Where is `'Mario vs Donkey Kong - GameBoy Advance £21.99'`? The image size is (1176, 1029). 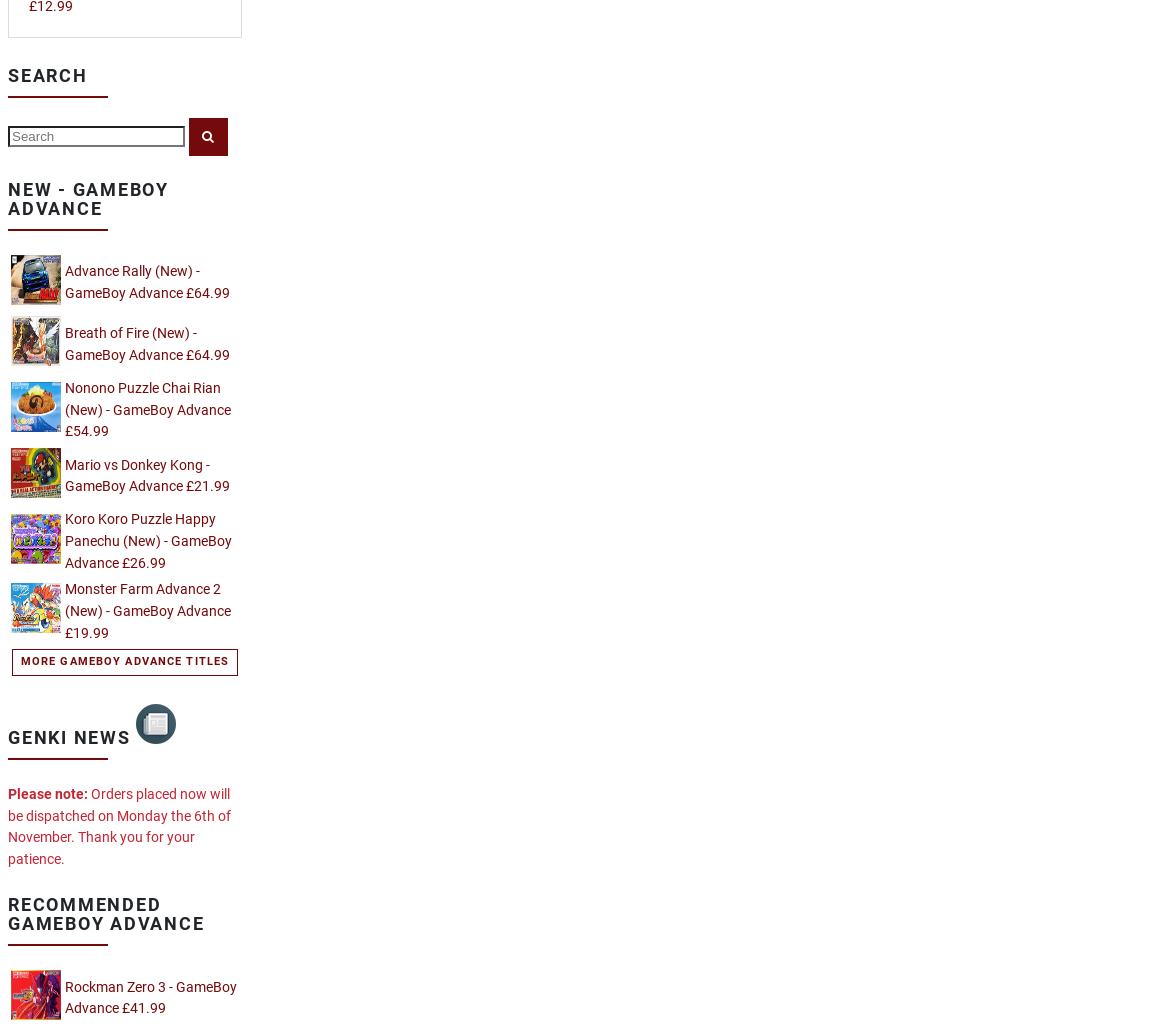
'Mario vs Donkey Kong - GameBoy Advance £21.99' is located at coordinates (65, 475).